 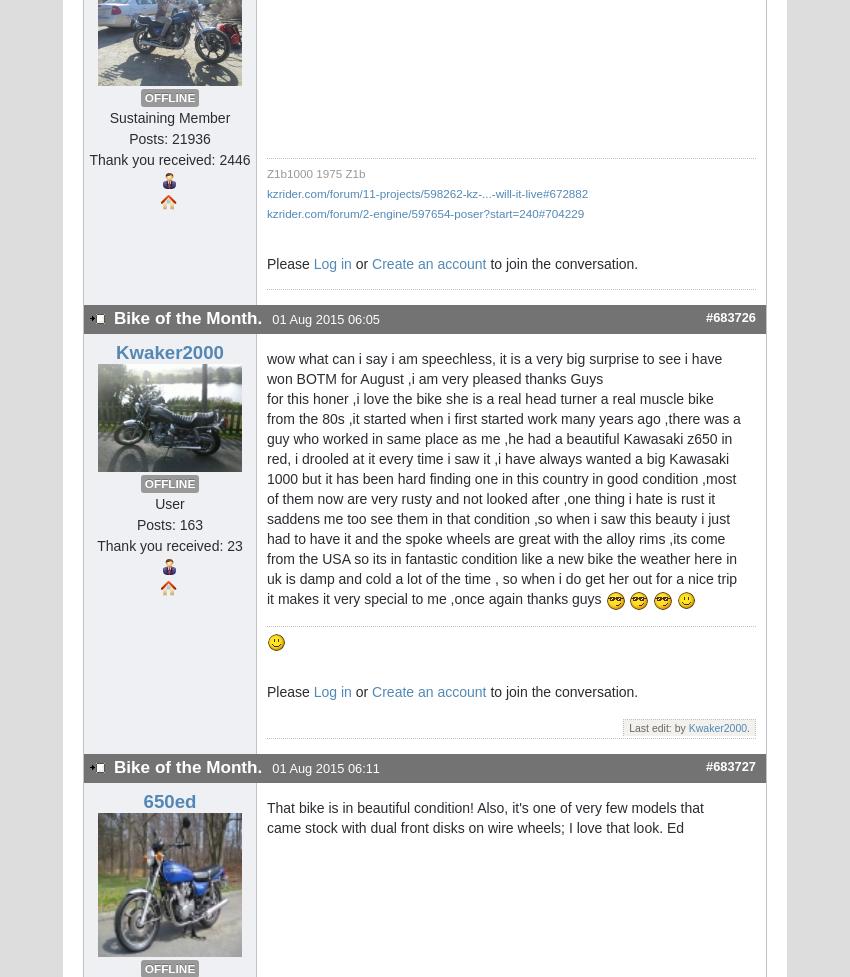 I want to click on '01 Aug 2015 06:05', so click(x=325, y=318).